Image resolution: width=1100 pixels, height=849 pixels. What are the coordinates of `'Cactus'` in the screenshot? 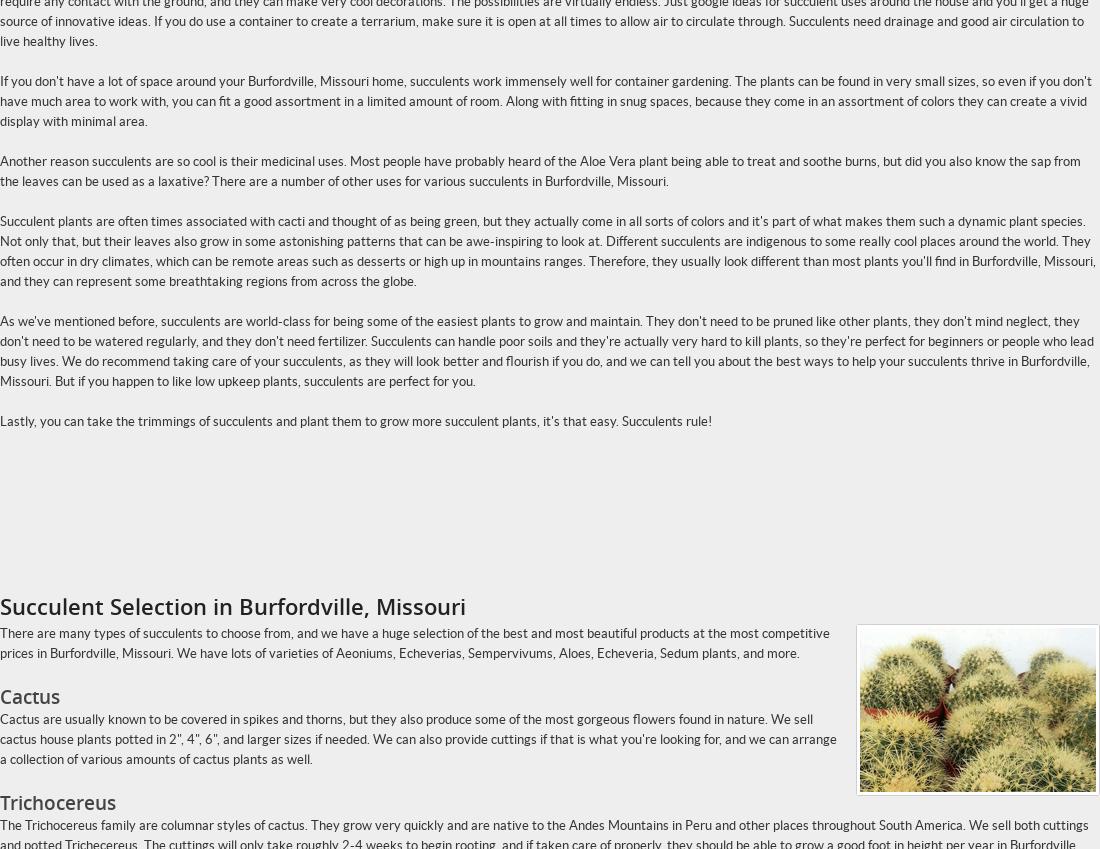 It's located at (29, 696).